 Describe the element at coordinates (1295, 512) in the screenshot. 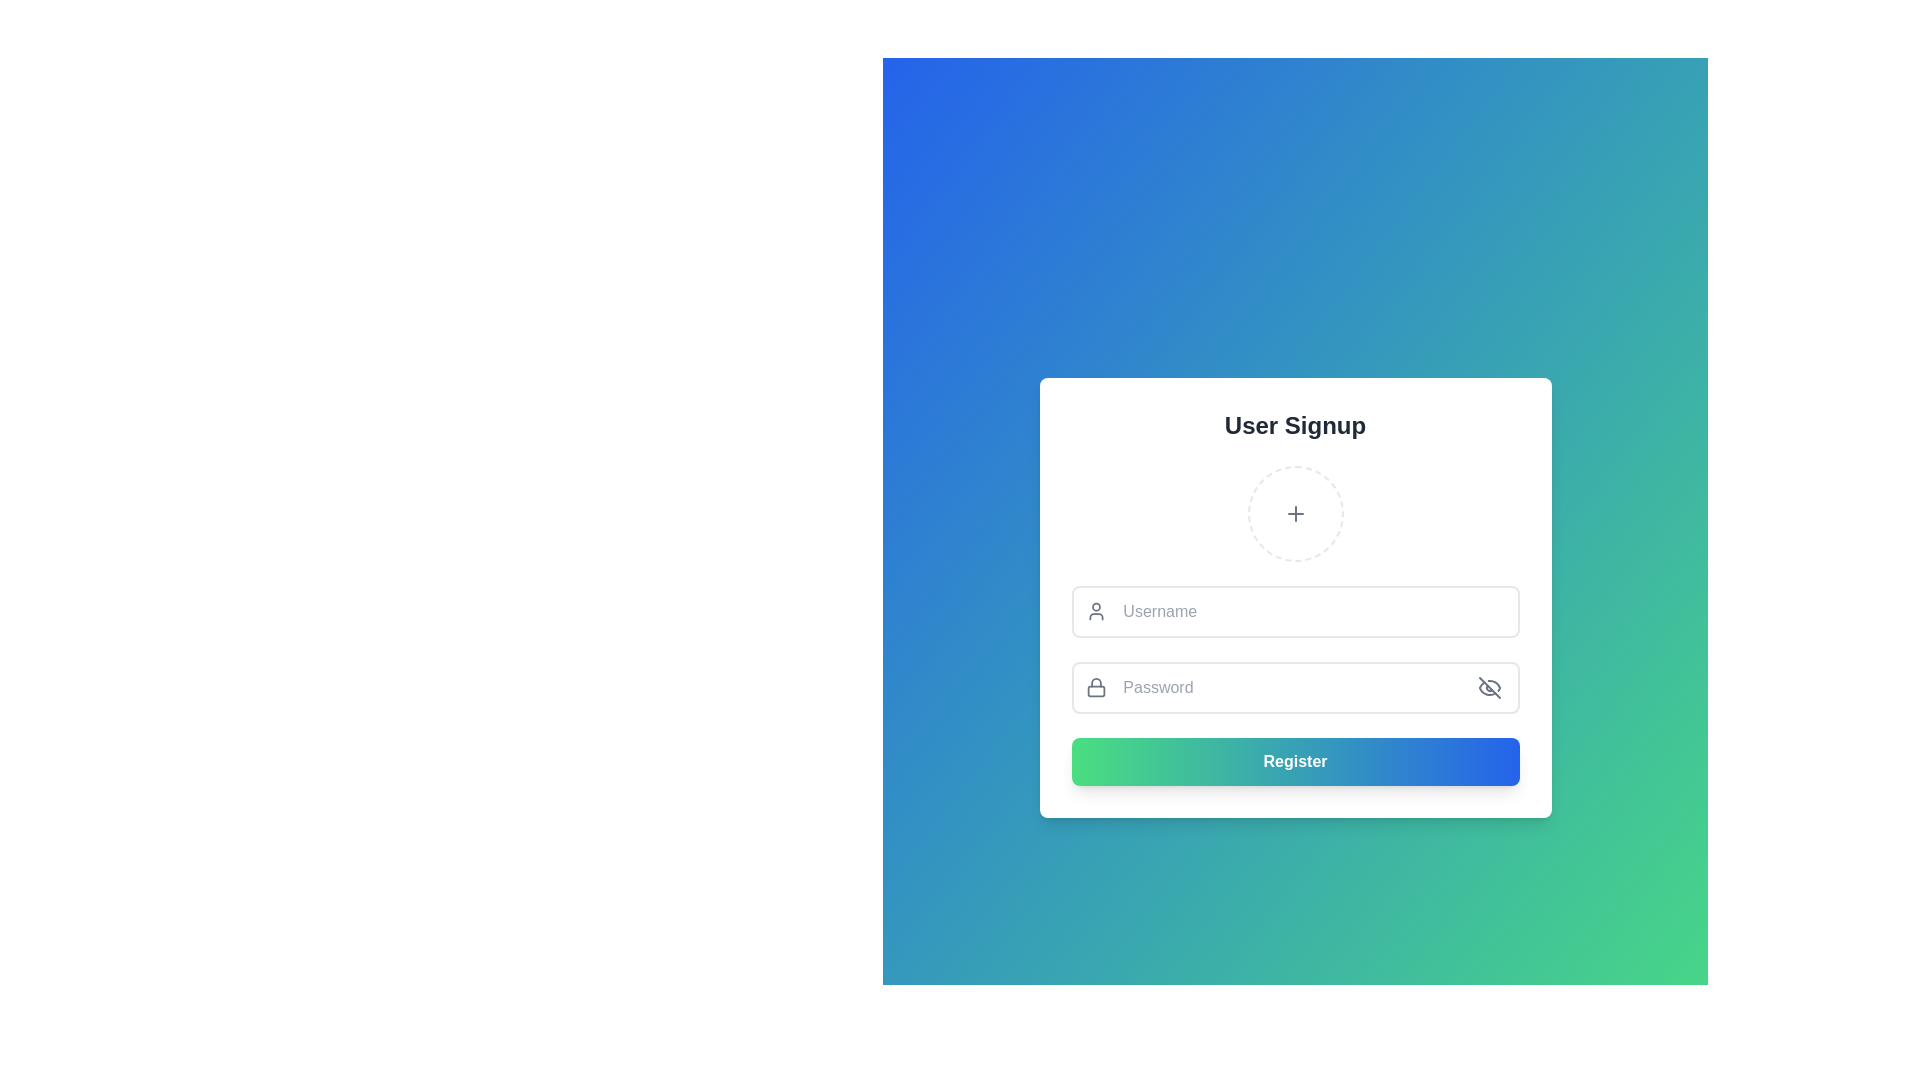

I see `the Image upload placeholder located centrally within the 'User Signup' card` at that location.